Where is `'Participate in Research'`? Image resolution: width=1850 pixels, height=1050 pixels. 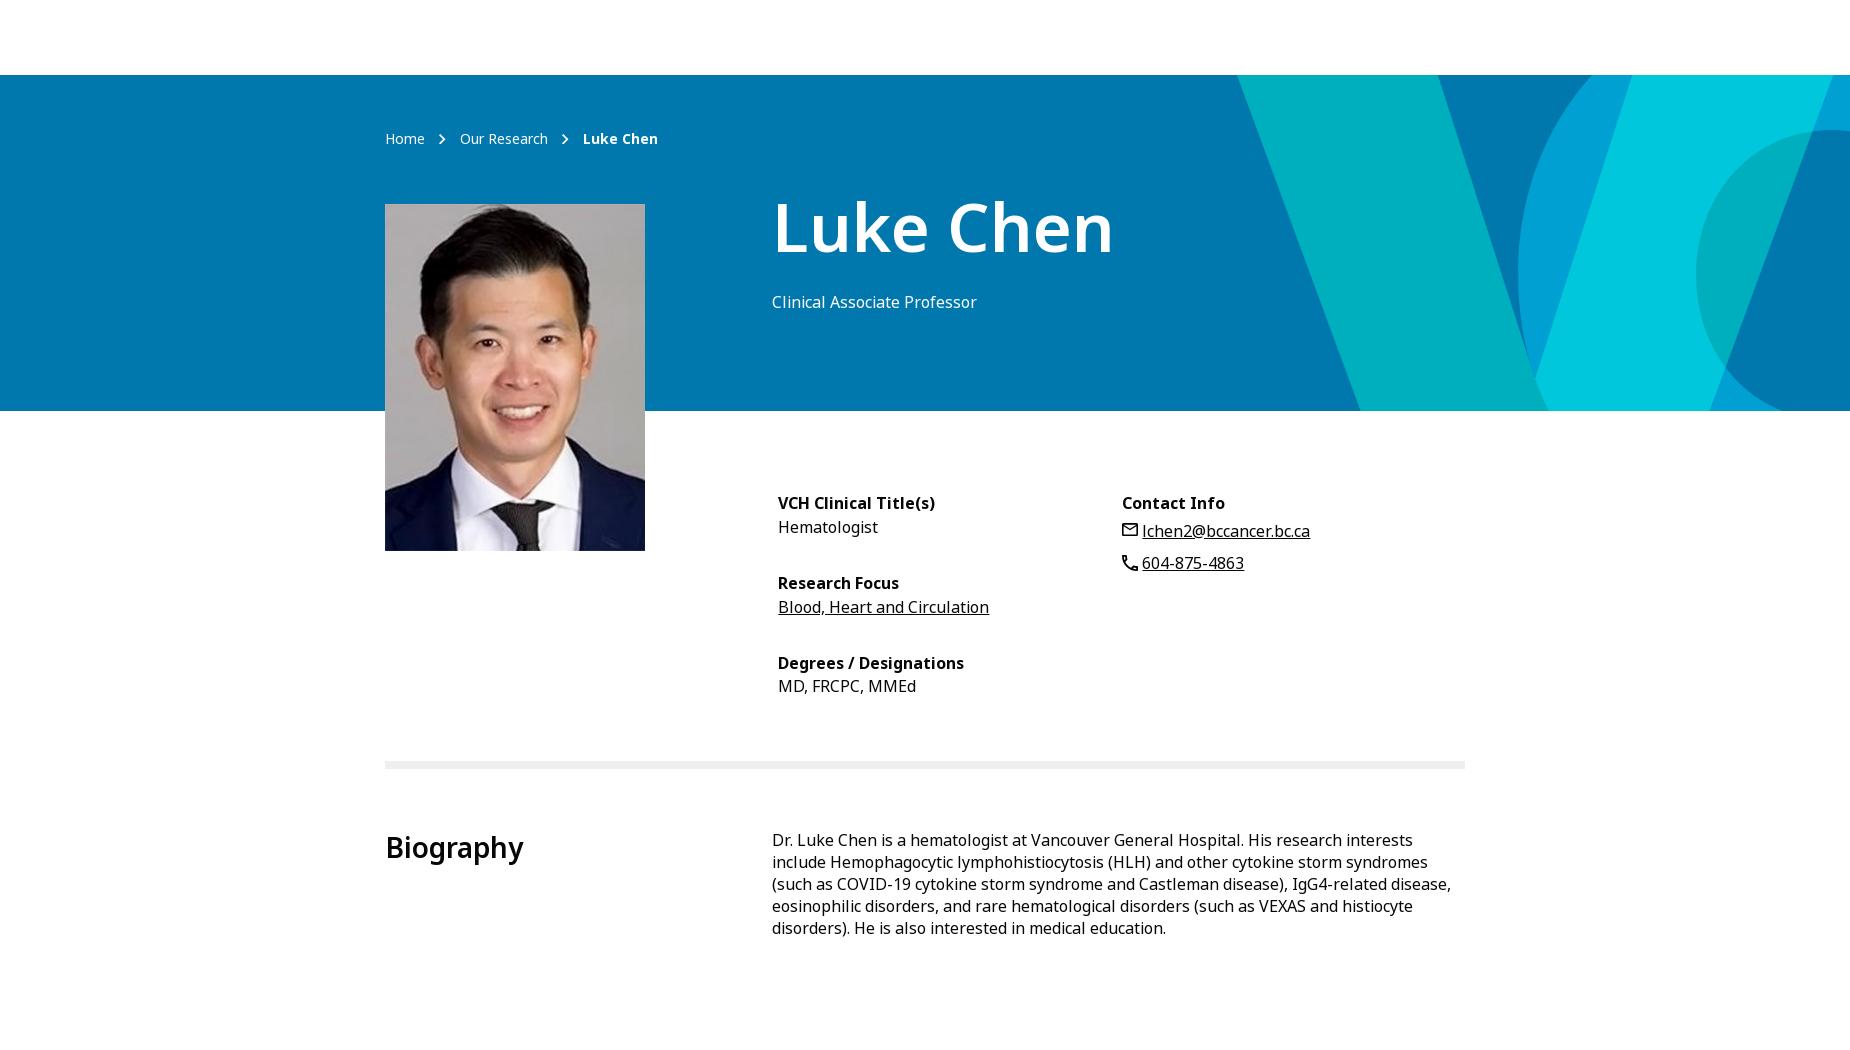
'Participate in Research' is located at coordinates (1151, 36).